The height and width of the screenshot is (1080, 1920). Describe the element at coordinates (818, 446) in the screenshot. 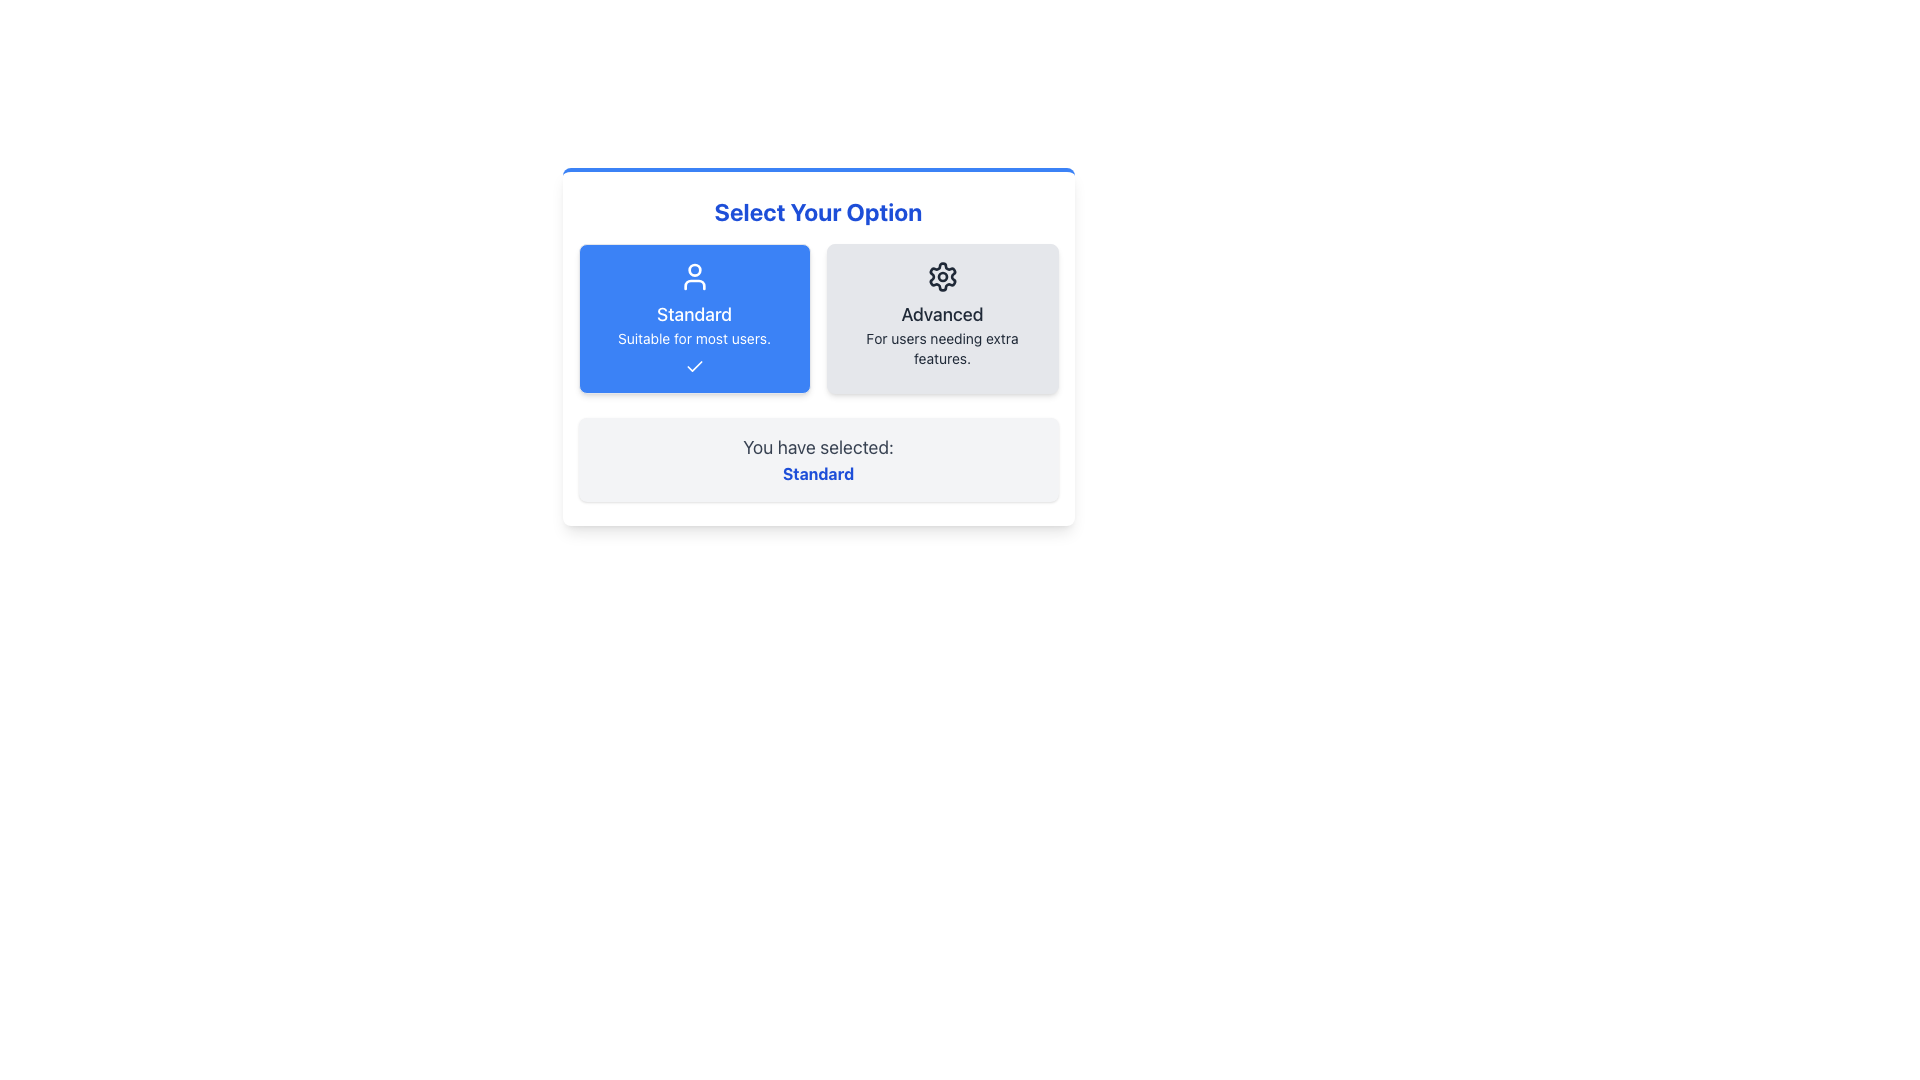

I see `the text label displaying 'You have selected:' in dark gray, positioned above the 'Standard' text element` at that location.